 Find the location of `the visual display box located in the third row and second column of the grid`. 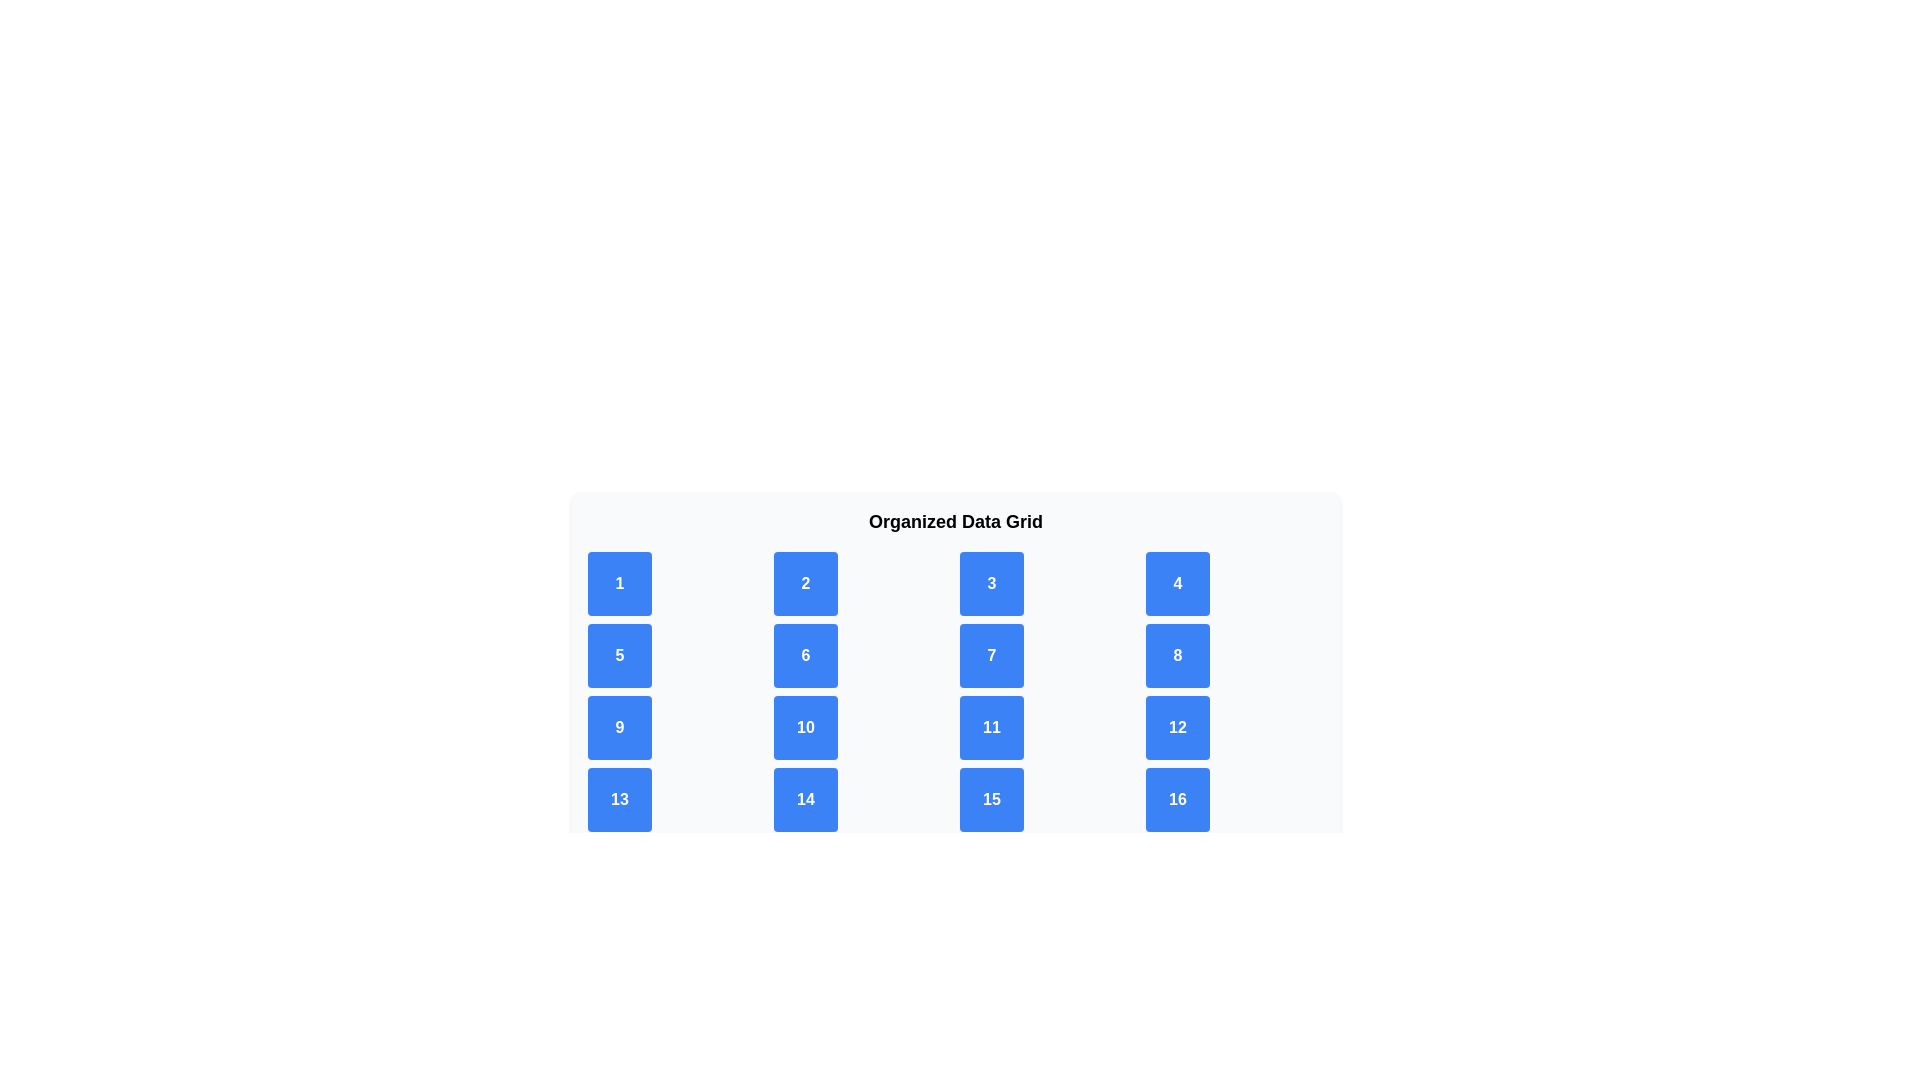

the visual display box located in the third row and second column of the grid is located at coordinates (806, 728).